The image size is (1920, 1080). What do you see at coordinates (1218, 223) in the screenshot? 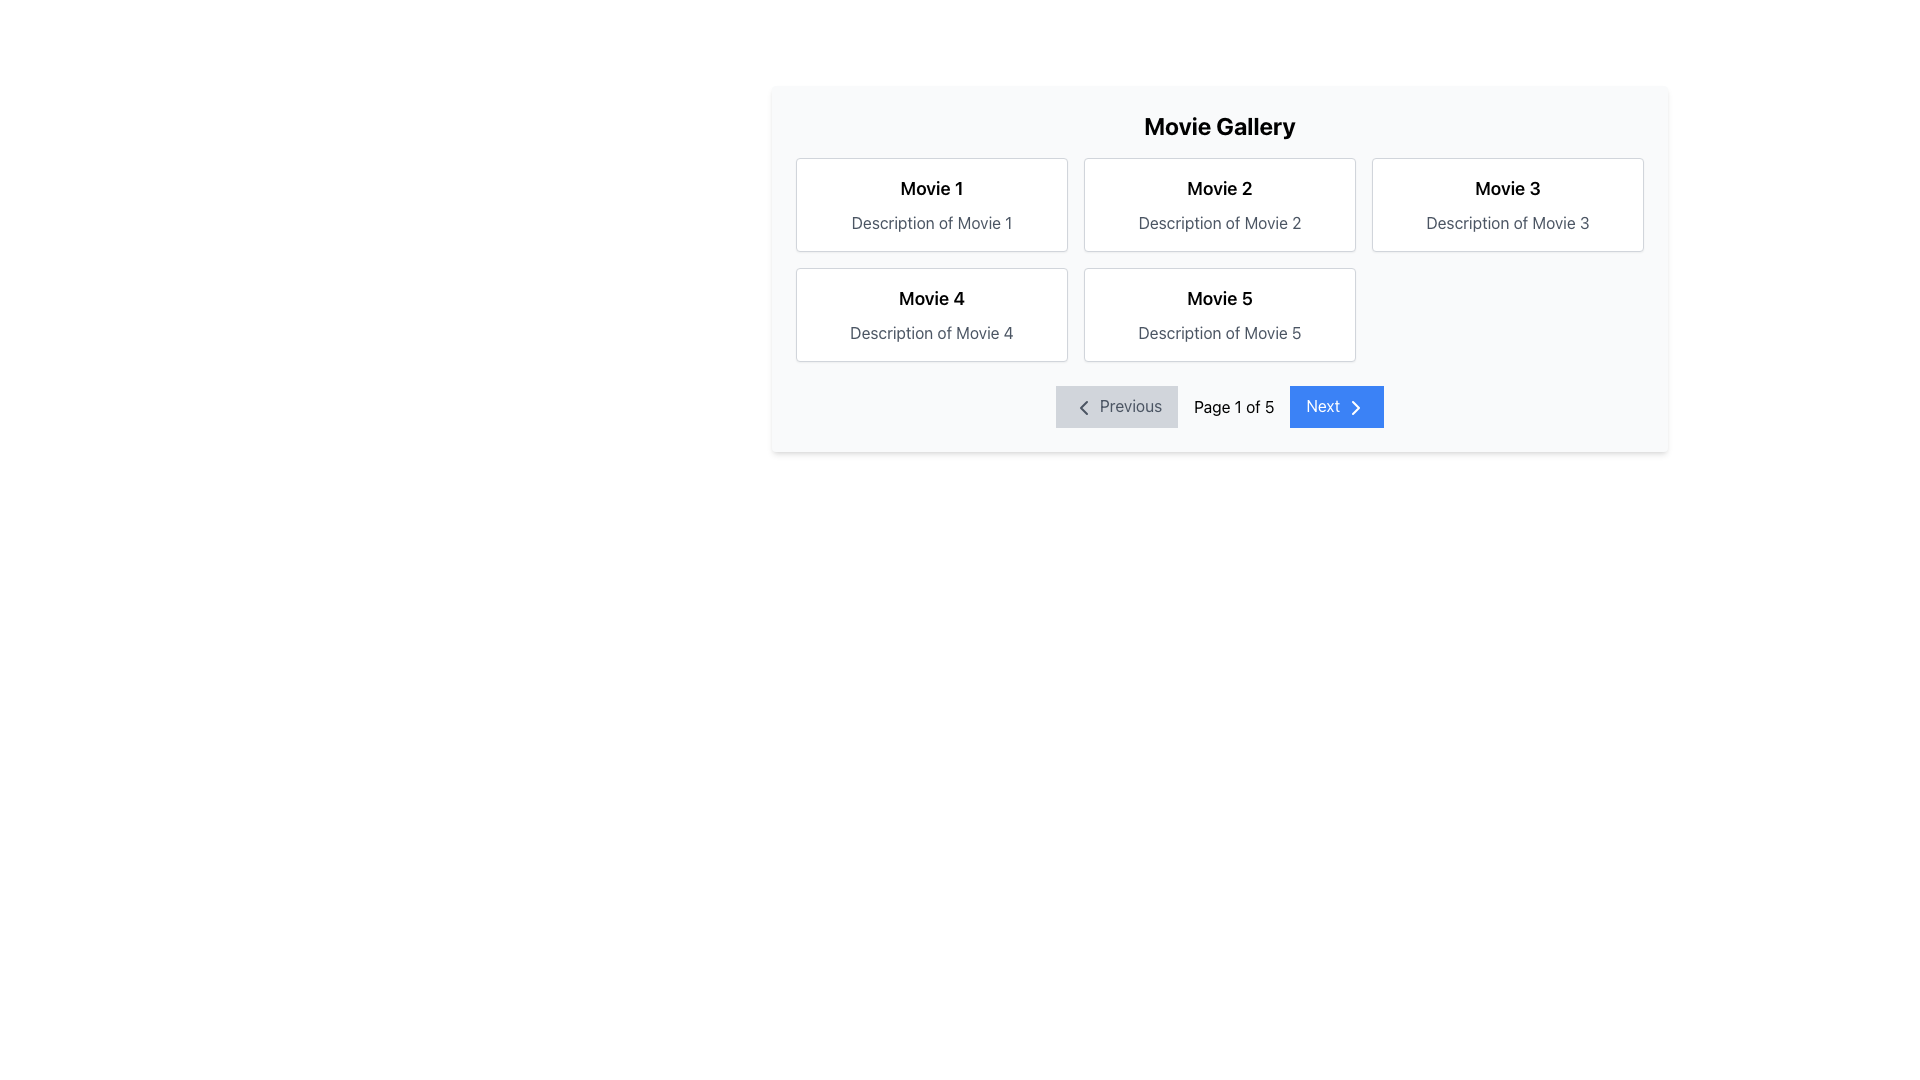
I see `the text element located directly below the heading 'Movie 2' in the second card of the grid, which provides a brief description of the movie` at bounding box center [1218, 223].